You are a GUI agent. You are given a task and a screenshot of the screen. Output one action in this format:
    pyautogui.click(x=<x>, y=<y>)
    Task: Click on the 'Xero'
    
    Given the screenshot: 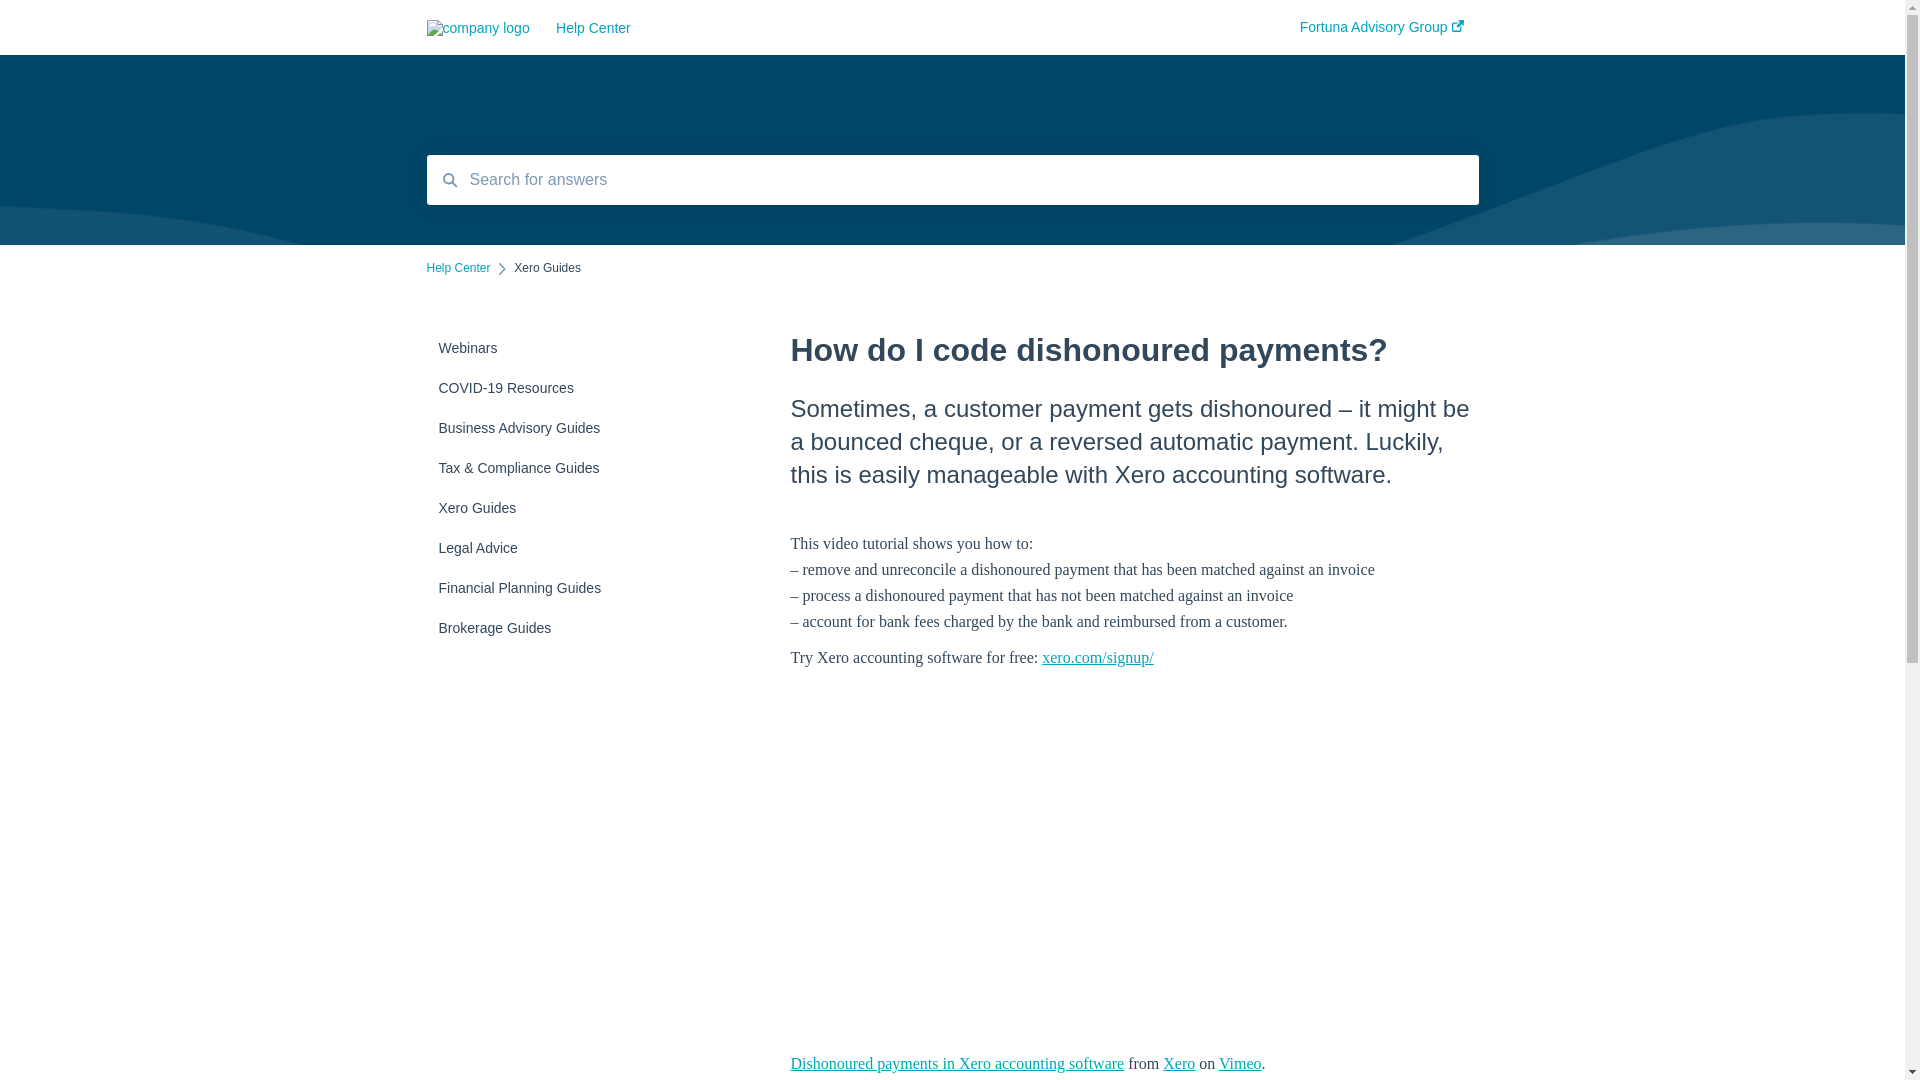 What is the action you would take?
    pyautogui.click(x=1179, y=1062)
    